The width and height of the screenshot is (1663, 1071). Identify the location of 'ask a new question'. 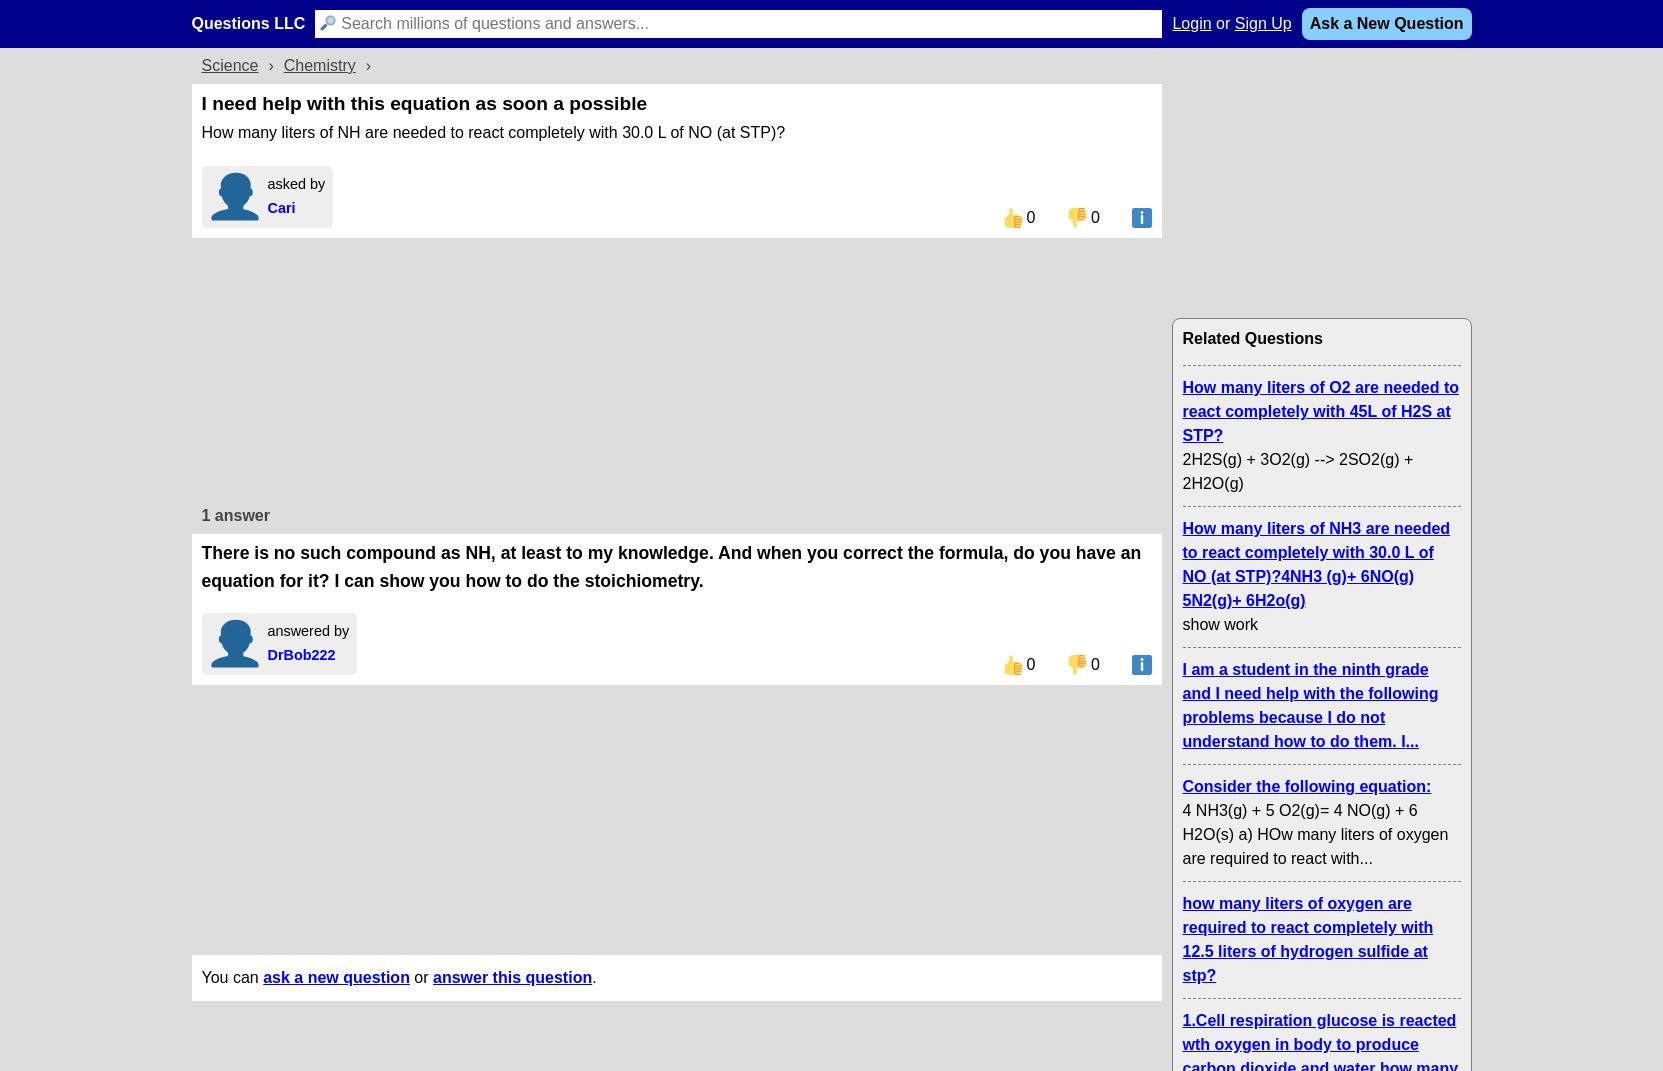
(334, 975).